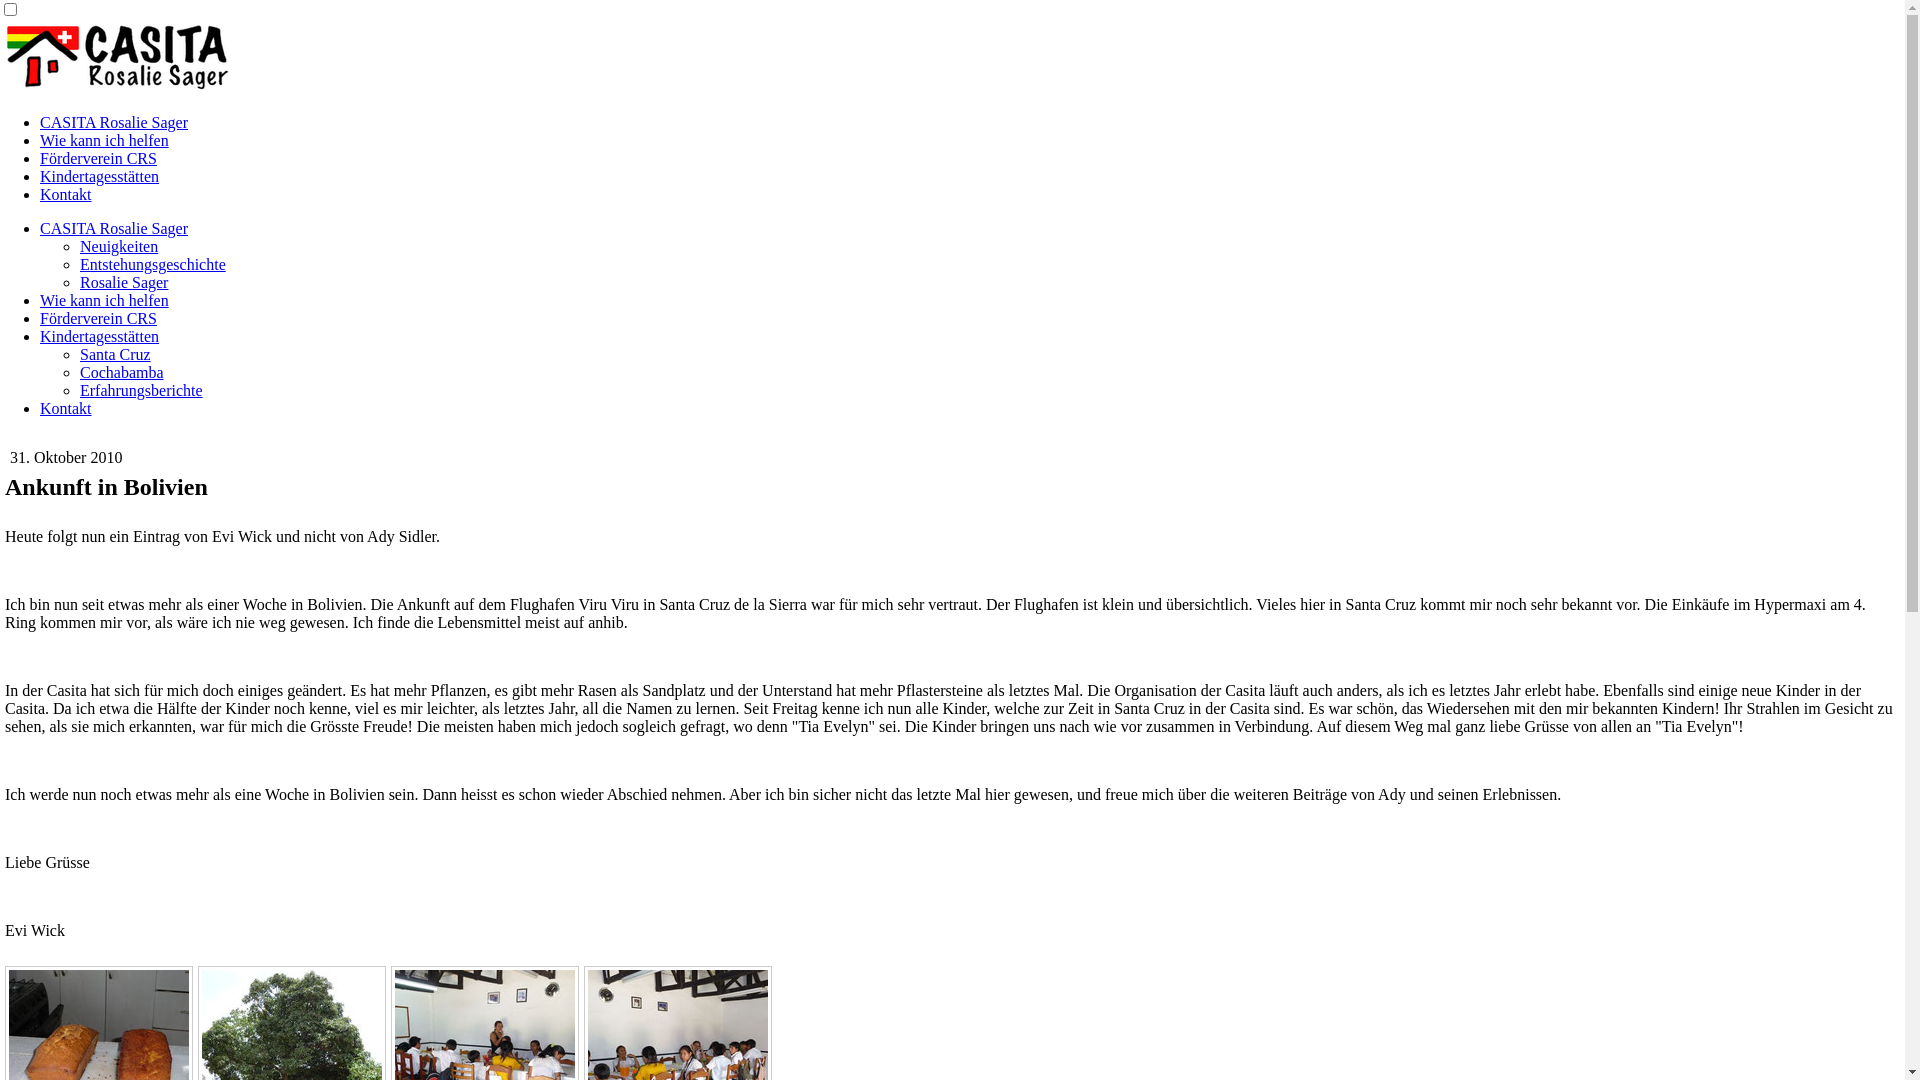  Describe the element at coordinates (80, 372) in the screenshot. I see `'Cochabamba'` at that location.